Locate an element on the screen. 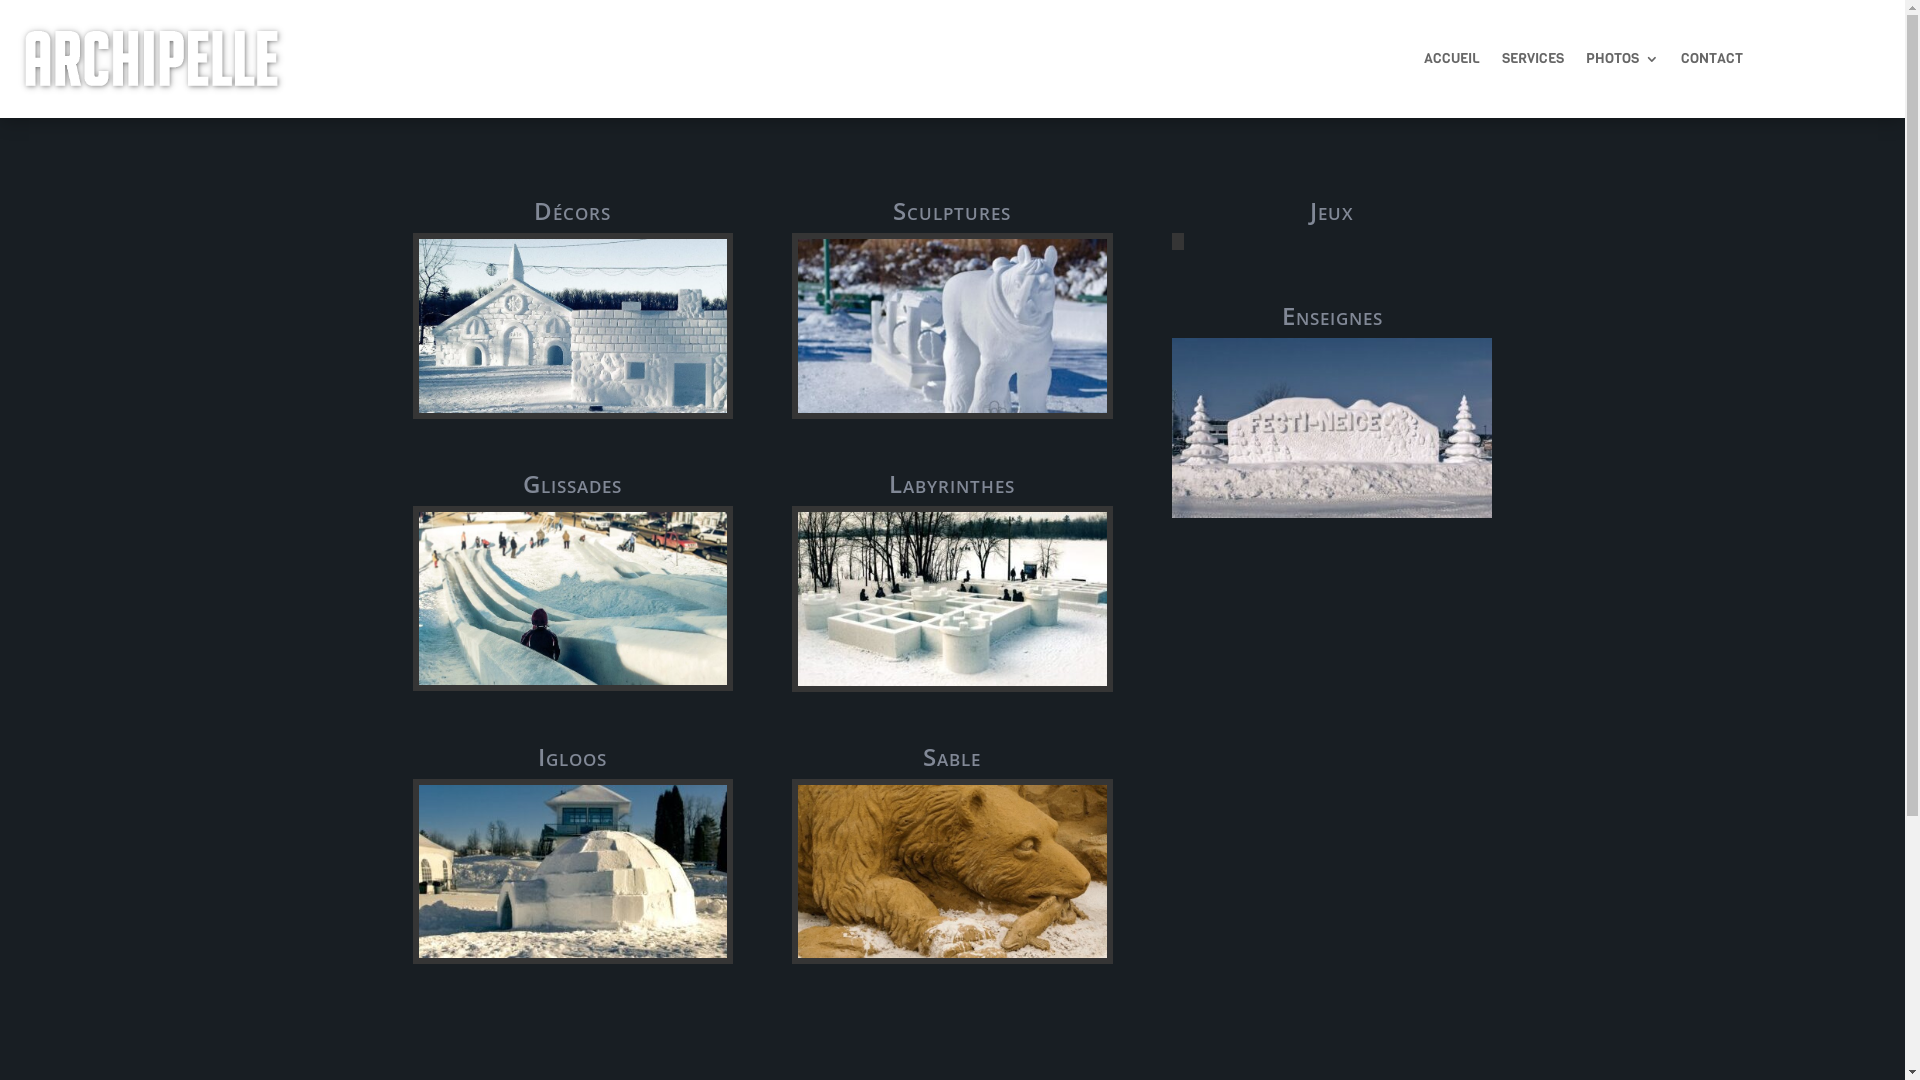 The width and height of the screenshot is (1920, 1080). 'PHOTOS' is located at coordinates (1622, 61).